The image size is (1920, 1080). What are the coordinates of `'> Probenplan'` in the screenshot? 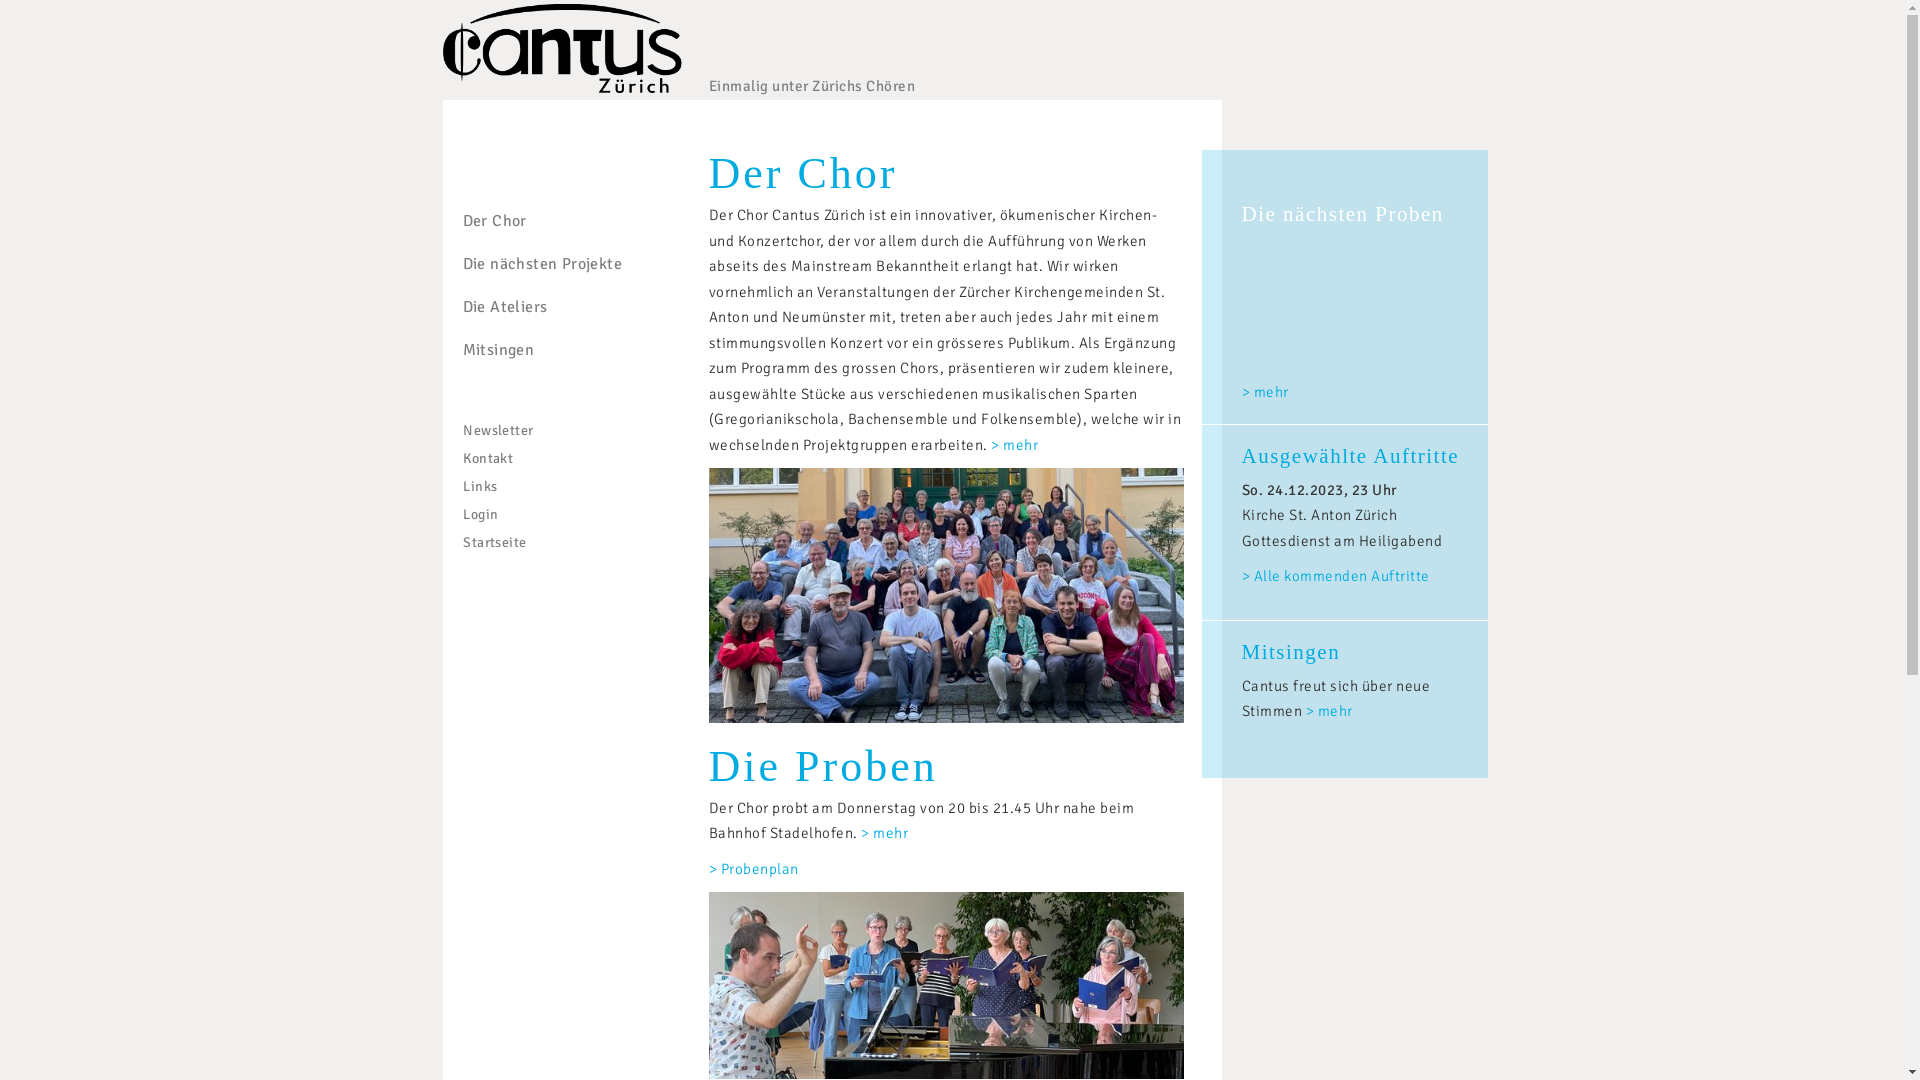 It's located at (752, 867).